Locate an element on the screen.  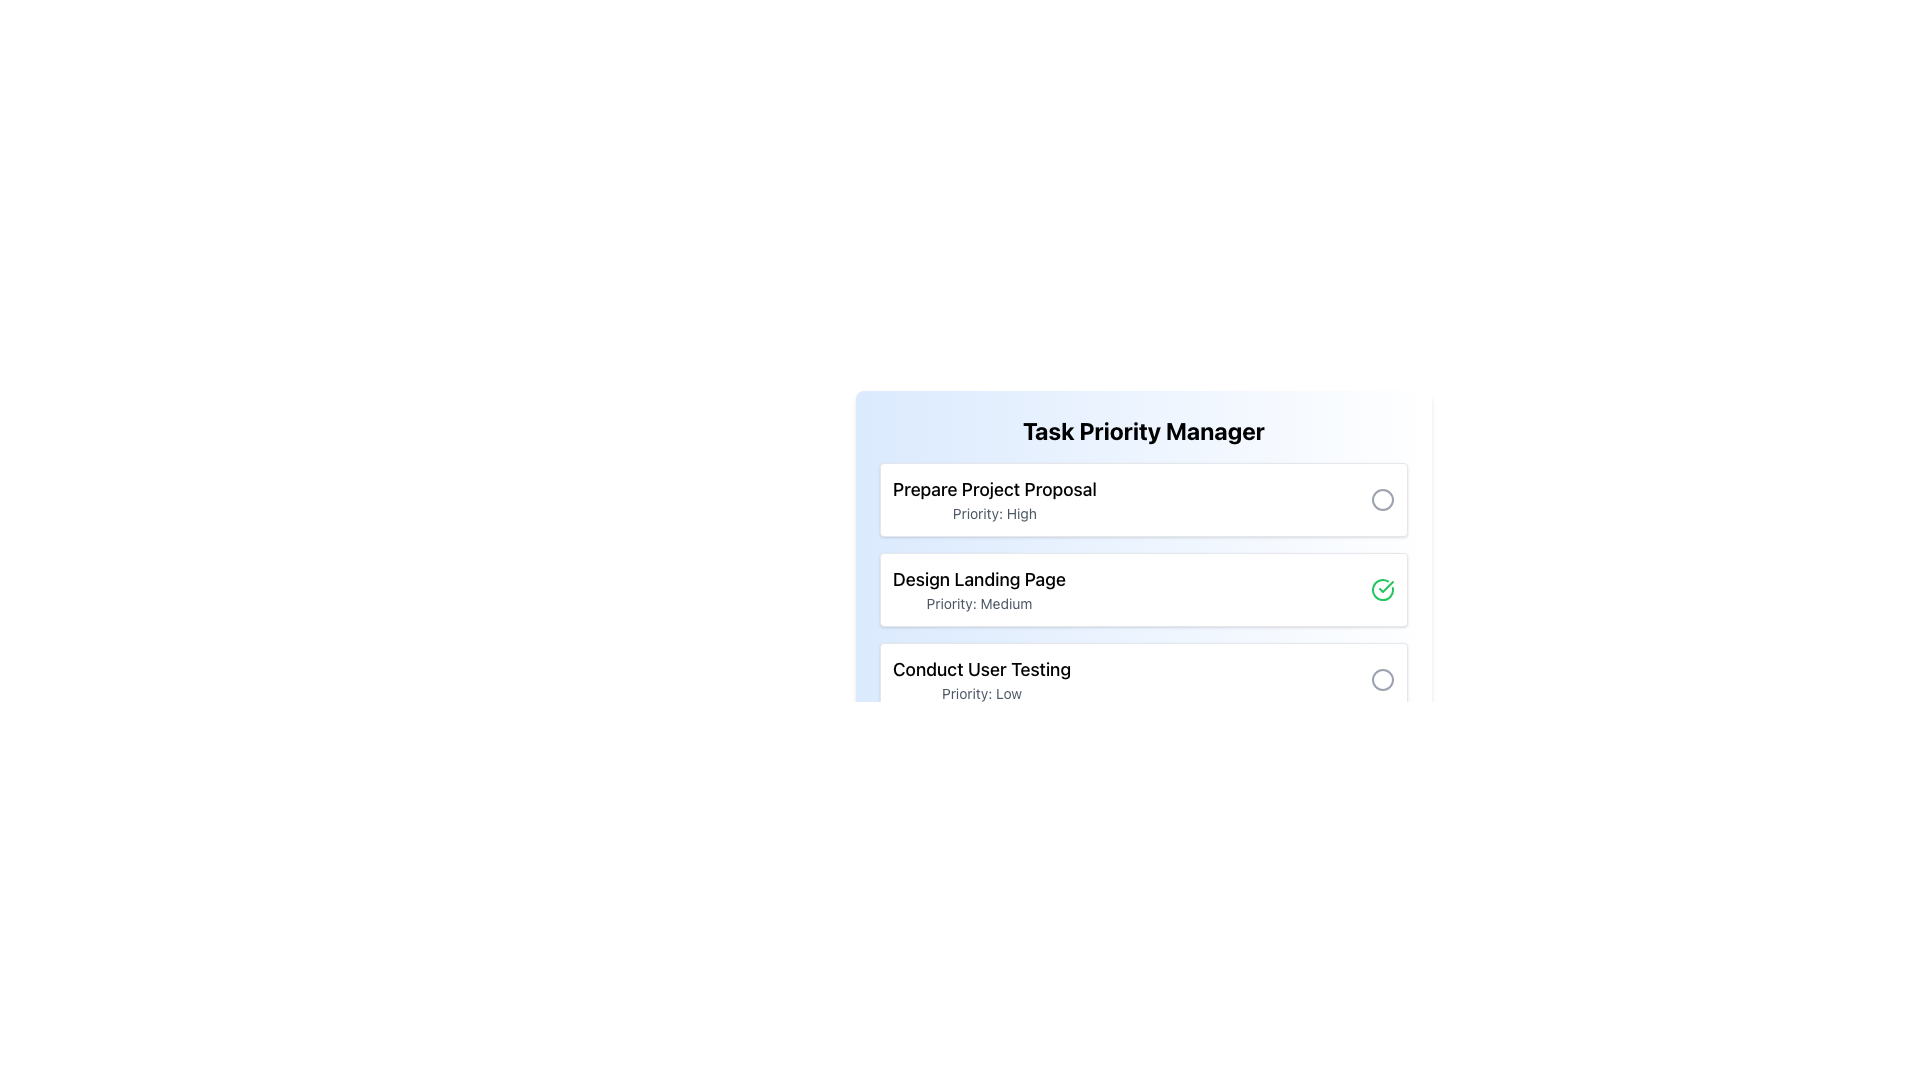
static text element that displays 'Priority: Low', which is styled in a smaller gray font and located directly below the heading 'Conduct User Testing' is located at coordinates (982, 693).